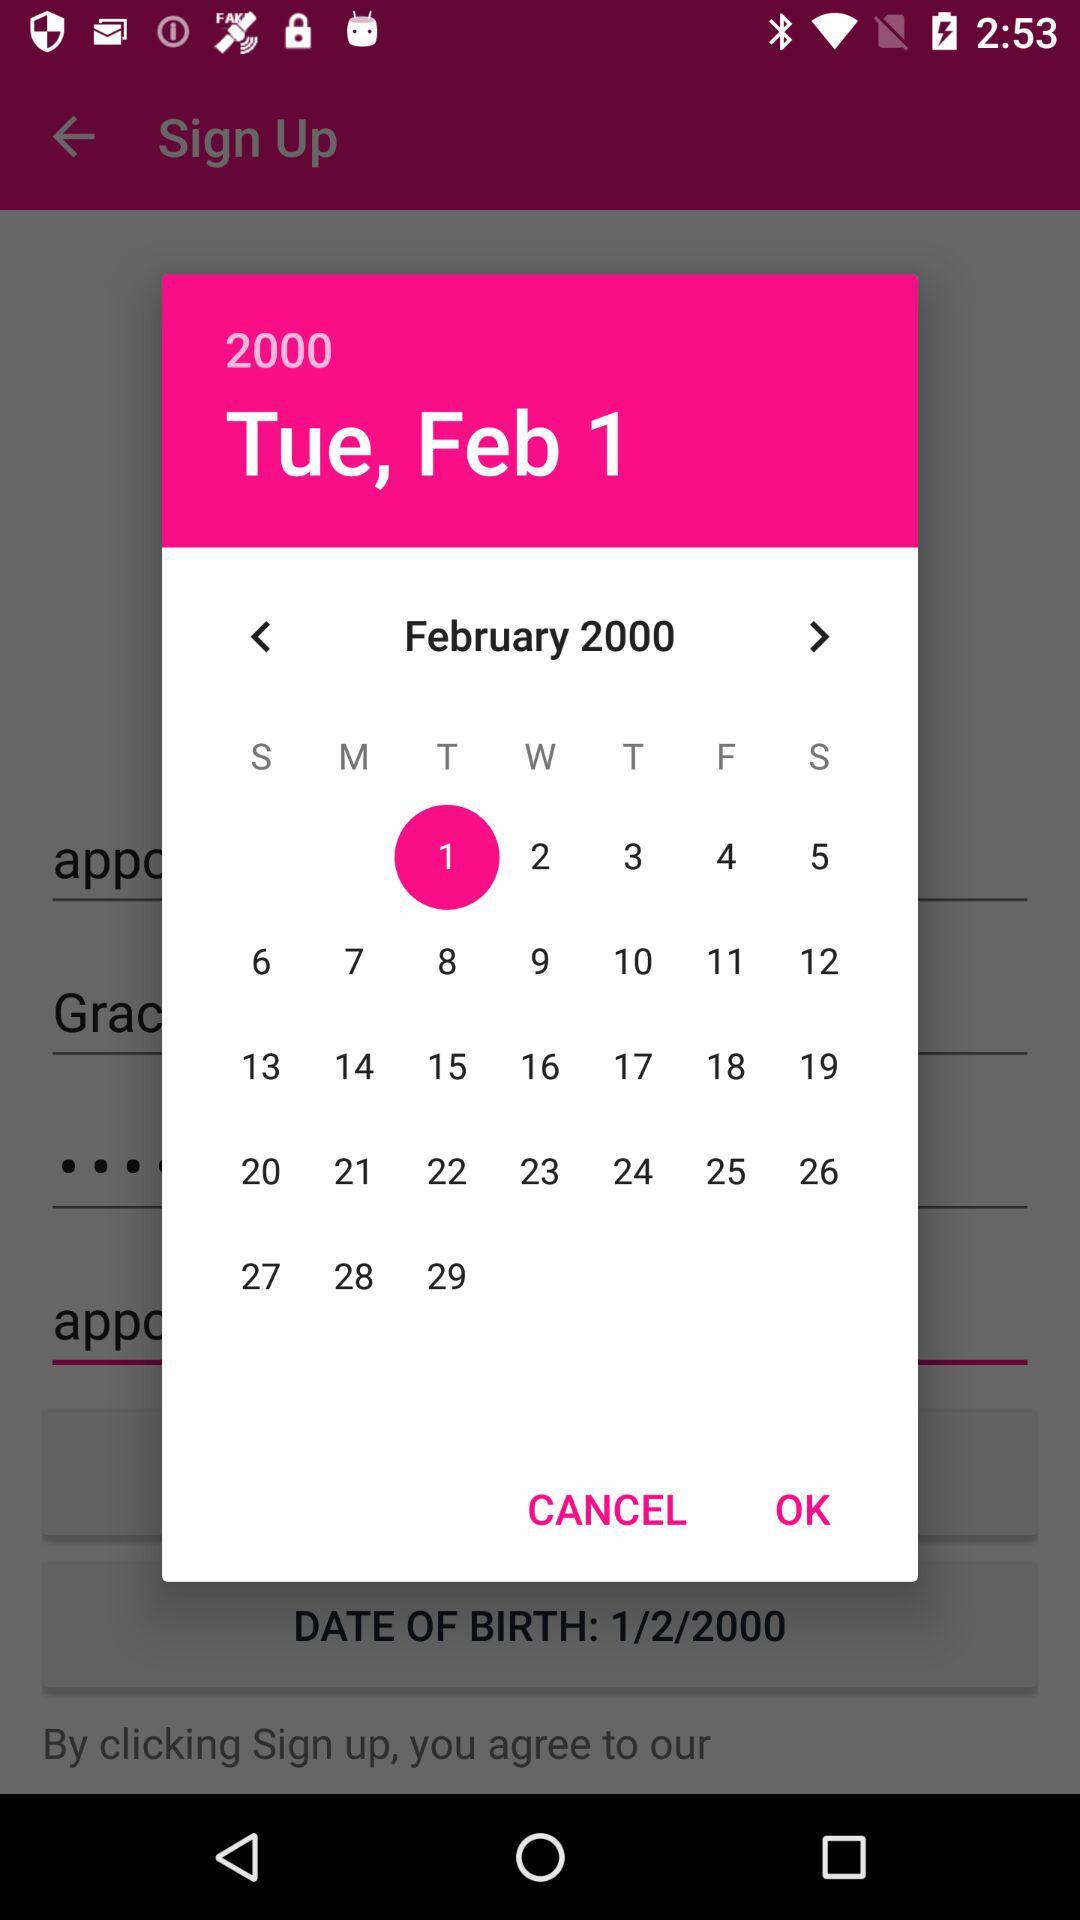 Image resolution: width=1080 pixels, height=1920 pixels. What do you see at coordinates (429, 439) in the screenshot?
I see `the tue, feb 1 item` at bounding box center [429, 439].